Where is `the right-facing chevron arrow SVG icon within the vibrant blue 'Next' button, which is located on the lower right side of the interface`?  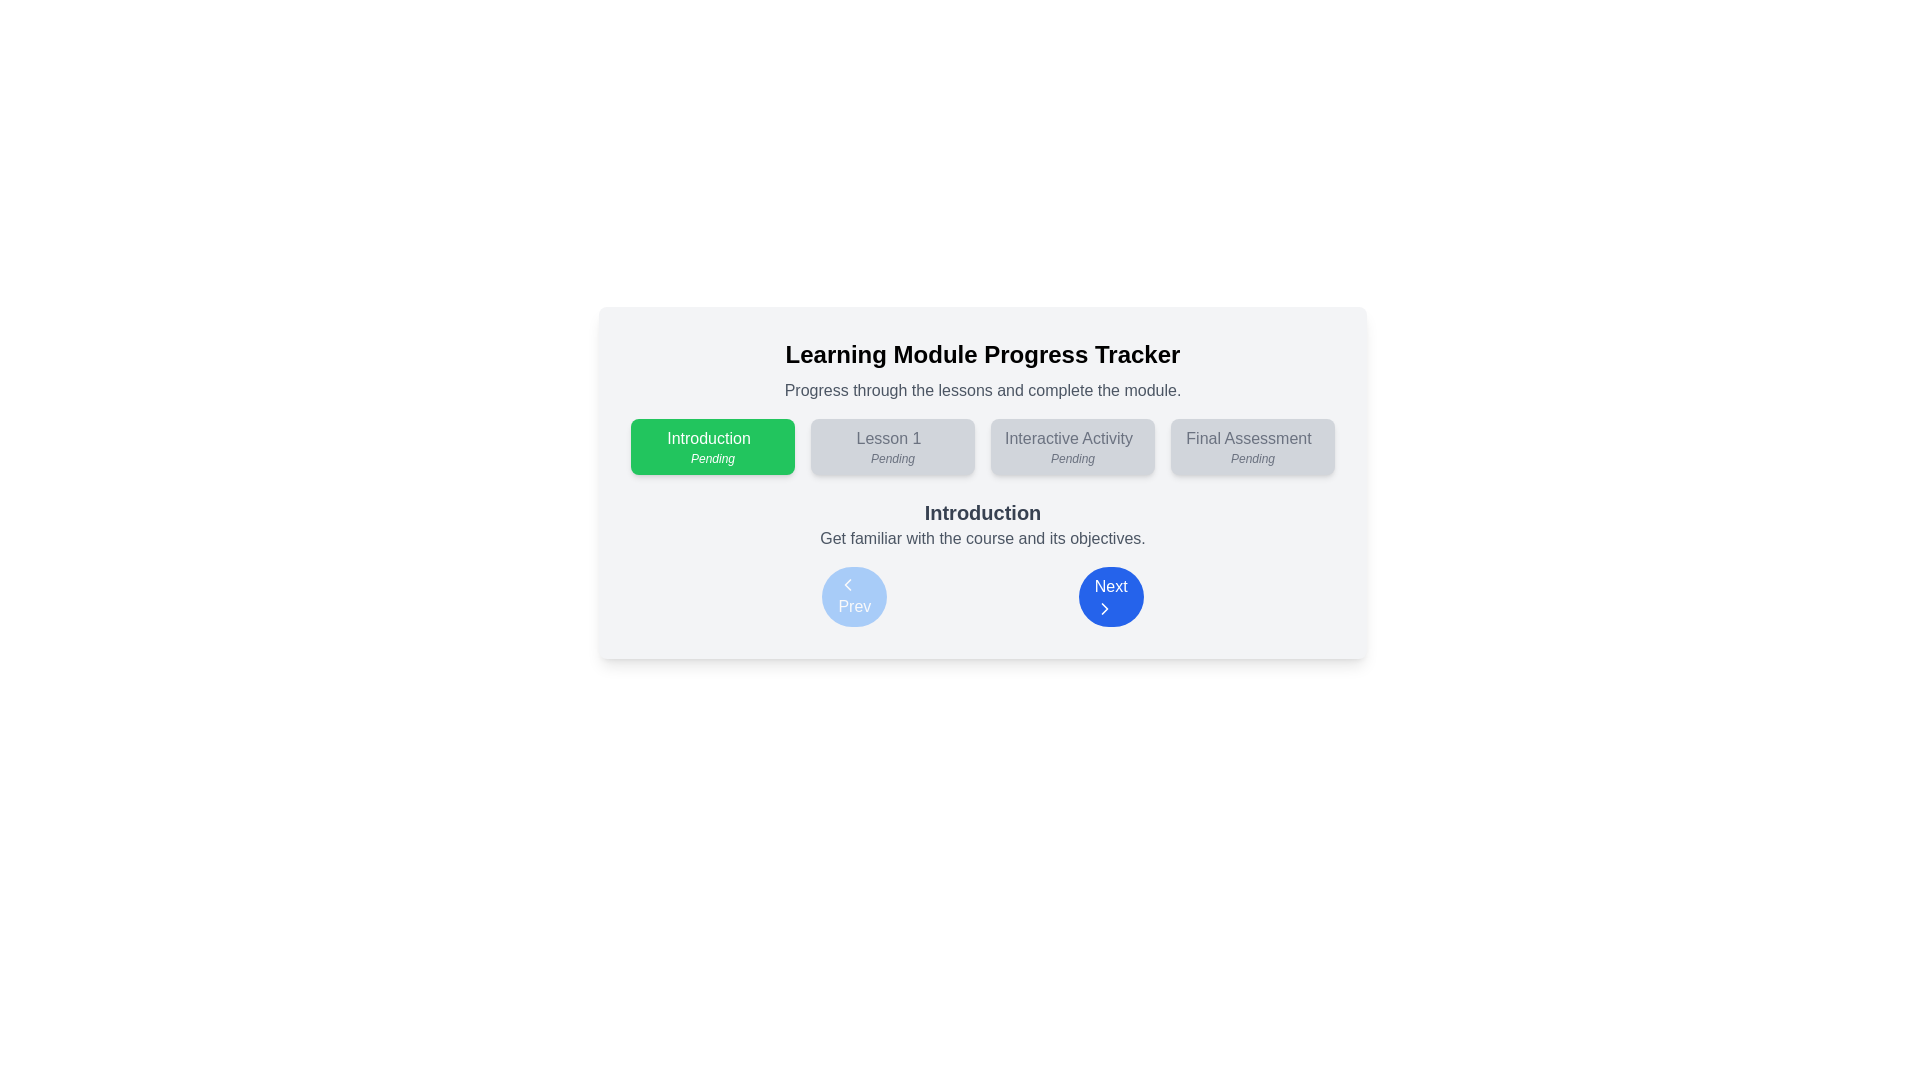
the right-facing chevron arrow SVG icon within the vibrant blue 'Next' button, which is located on the lower right side of the interface is located at coordinates (1103, 608).